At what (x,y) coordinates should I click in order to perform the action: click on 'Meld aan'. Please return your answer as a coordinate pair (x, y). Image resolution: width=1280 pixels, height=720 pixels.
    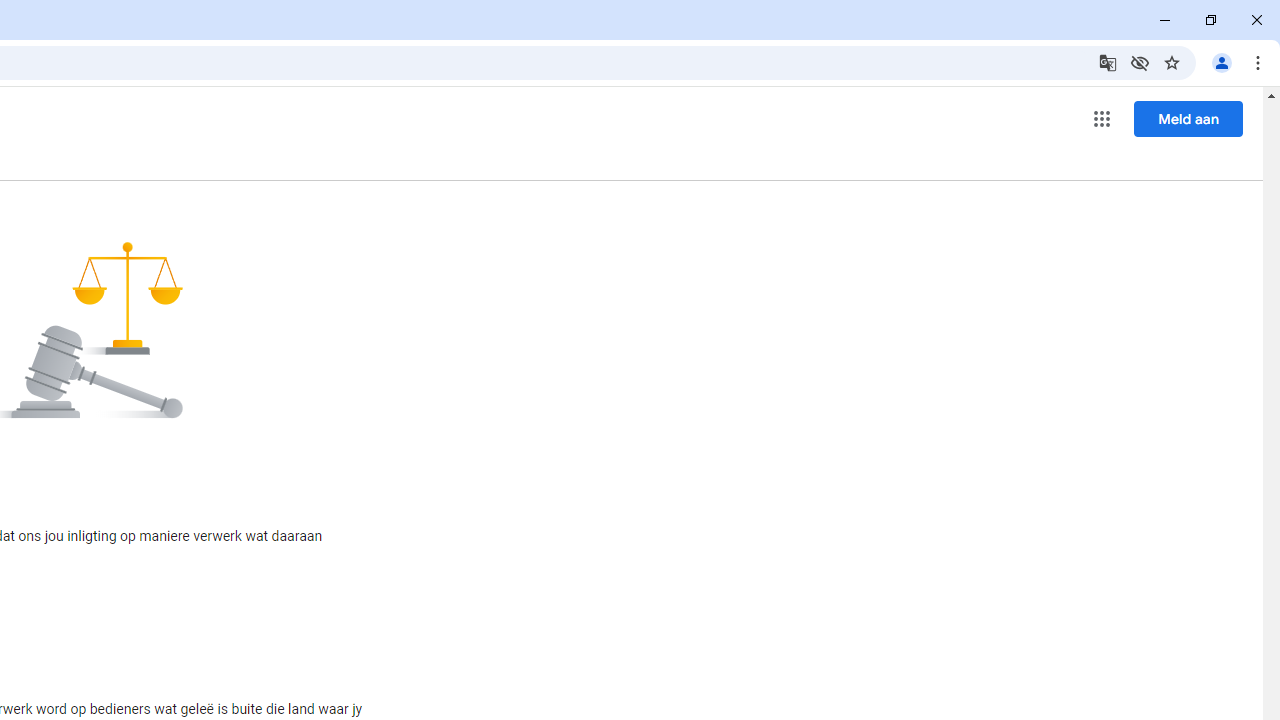
    Looking at the image, I should click on (1188, 118).